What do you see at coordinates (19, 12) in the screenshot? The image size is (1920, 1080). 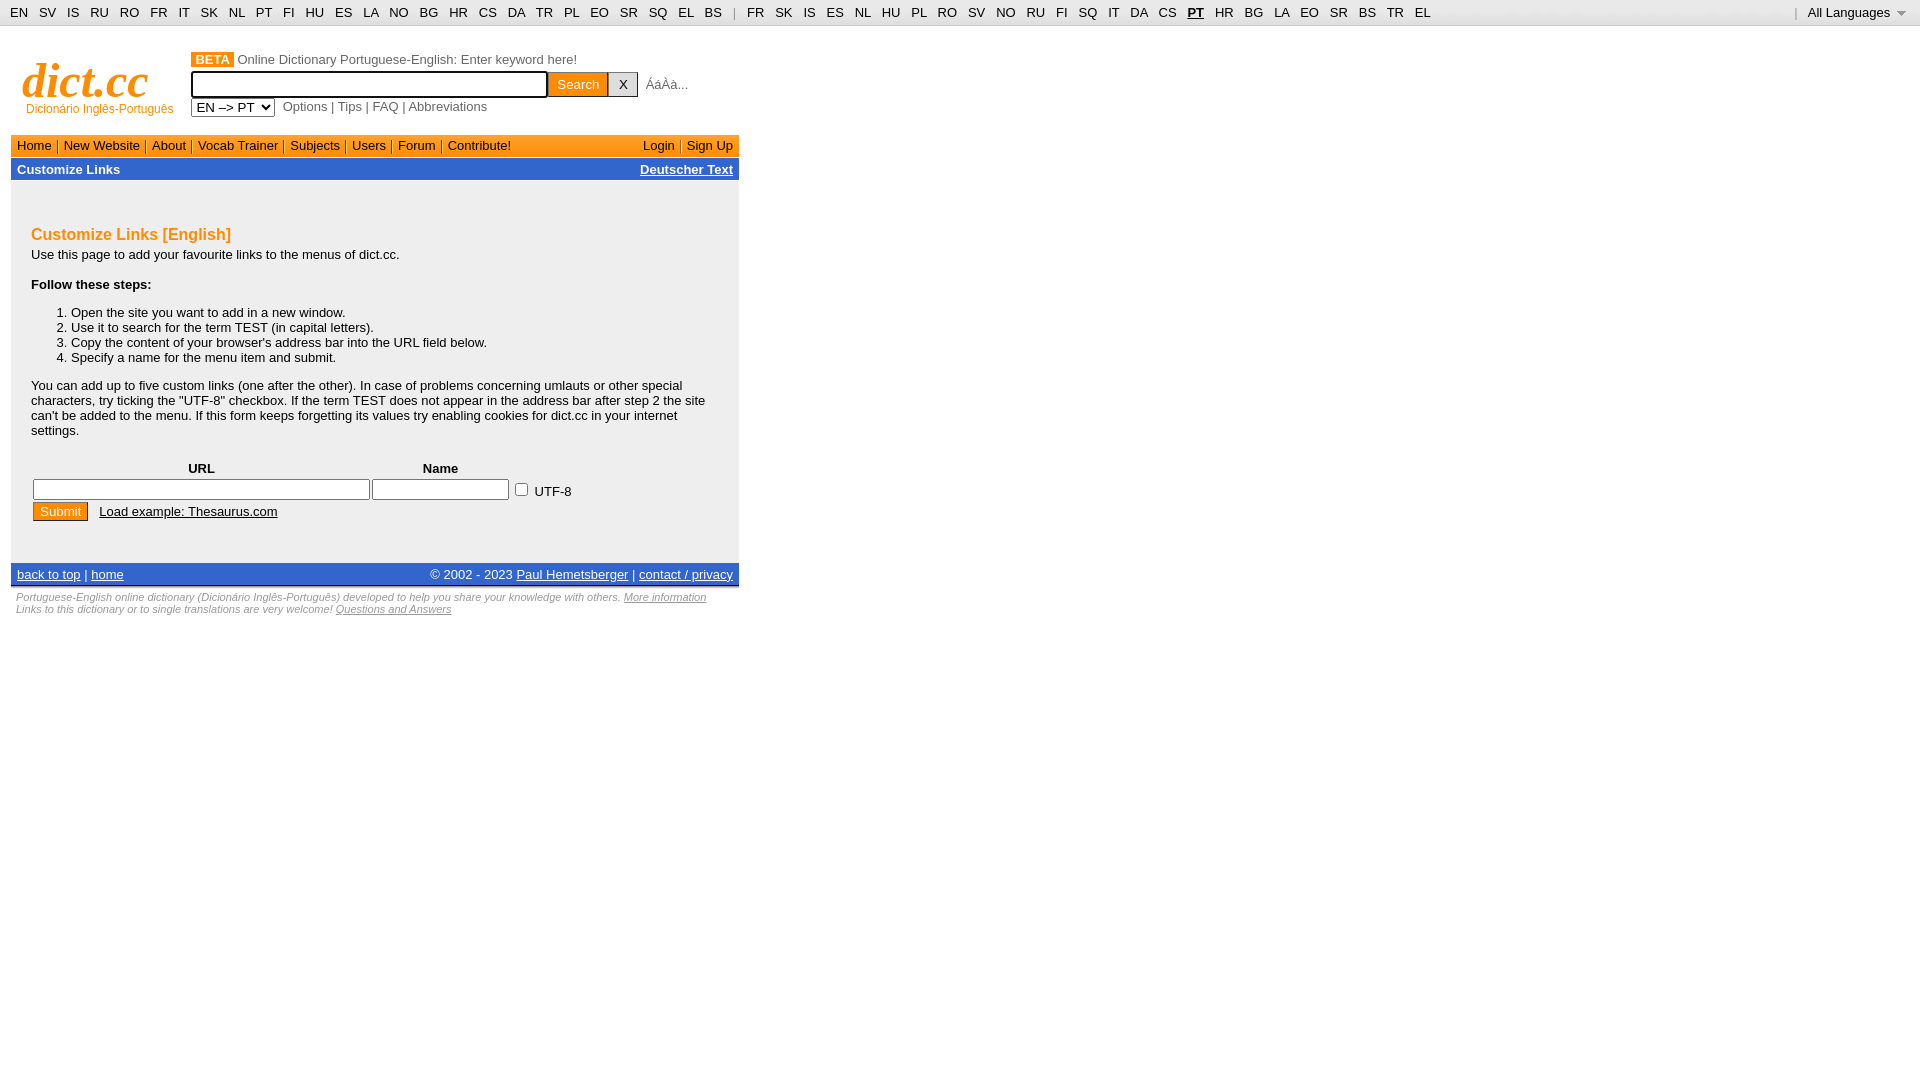 I see `'EN'` at bounding box center [19, 12].